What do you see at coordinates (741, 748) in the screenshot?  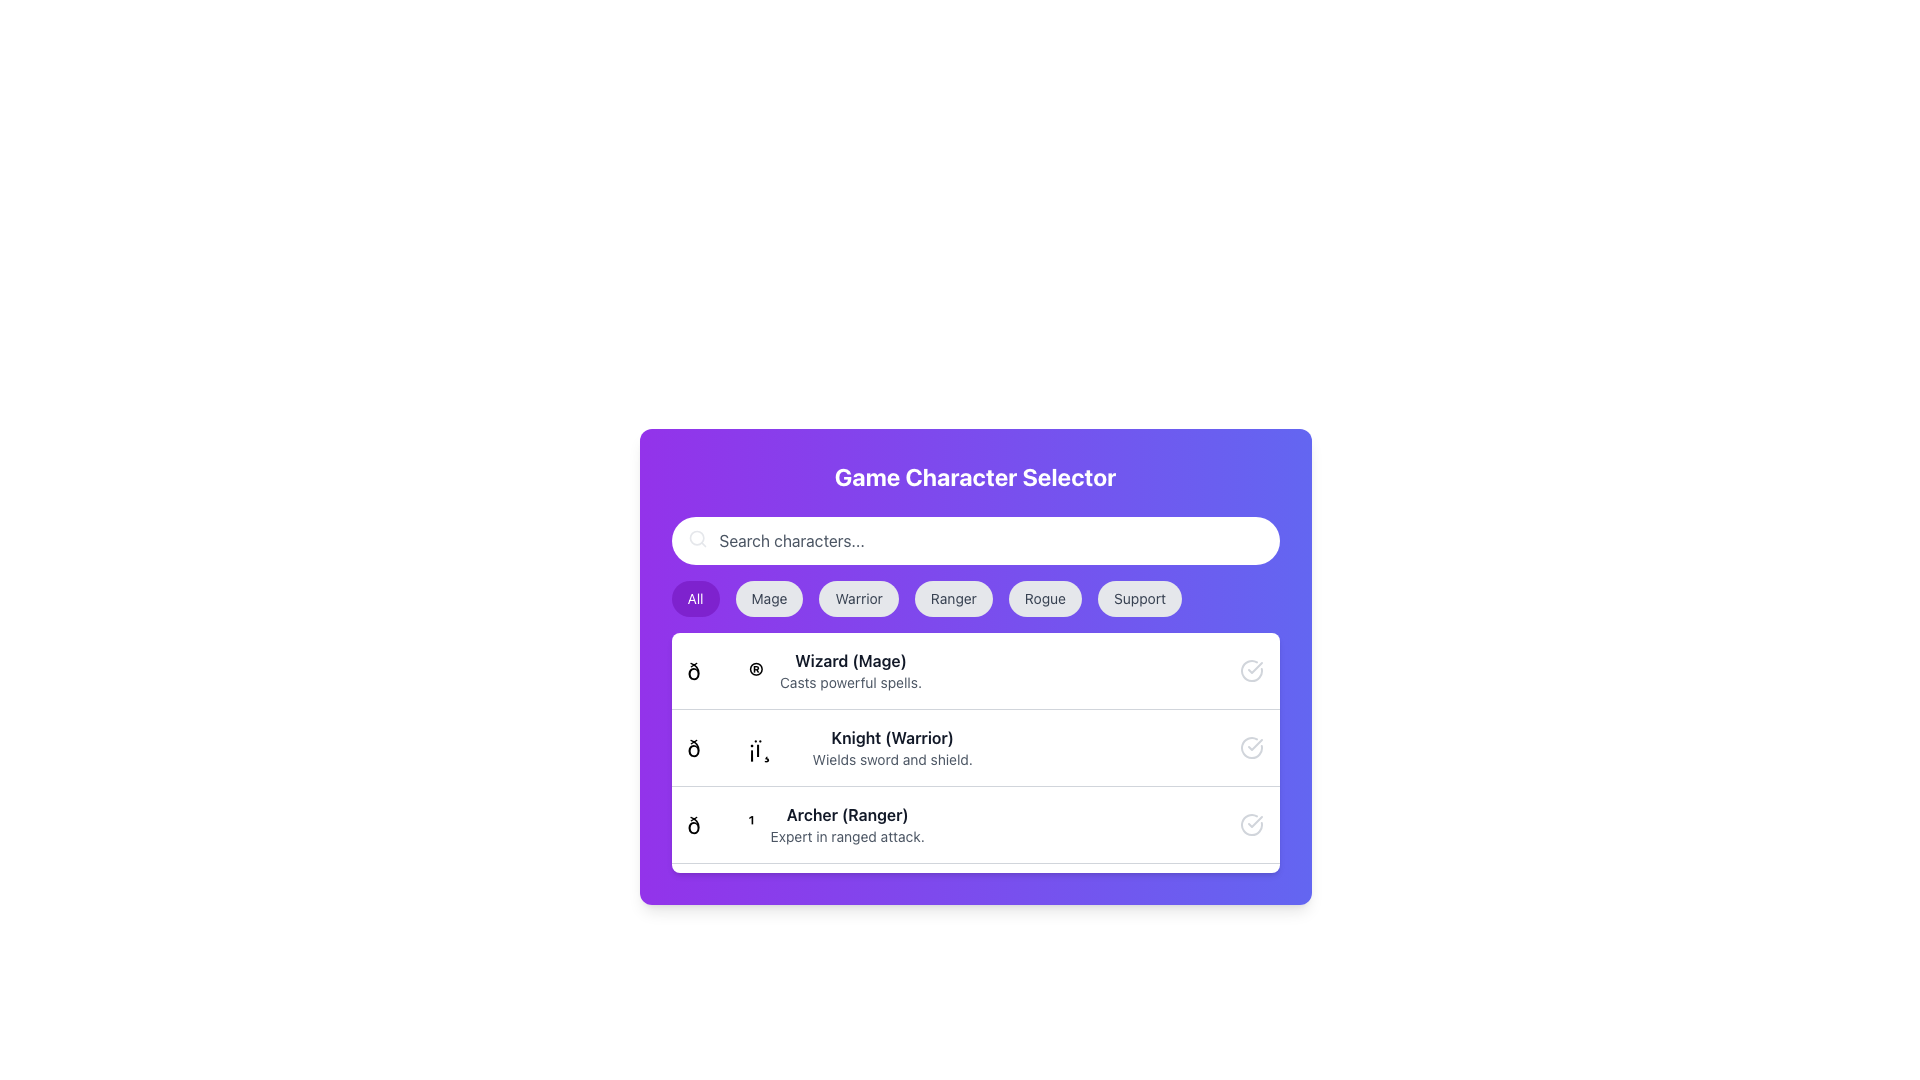 I see `the character type icon representing 'Knight (Warrior)', which is located in the second row of the character selection list, directly to the left of the text 'Knight (Warrior)'` at bounding box center [741, 748].